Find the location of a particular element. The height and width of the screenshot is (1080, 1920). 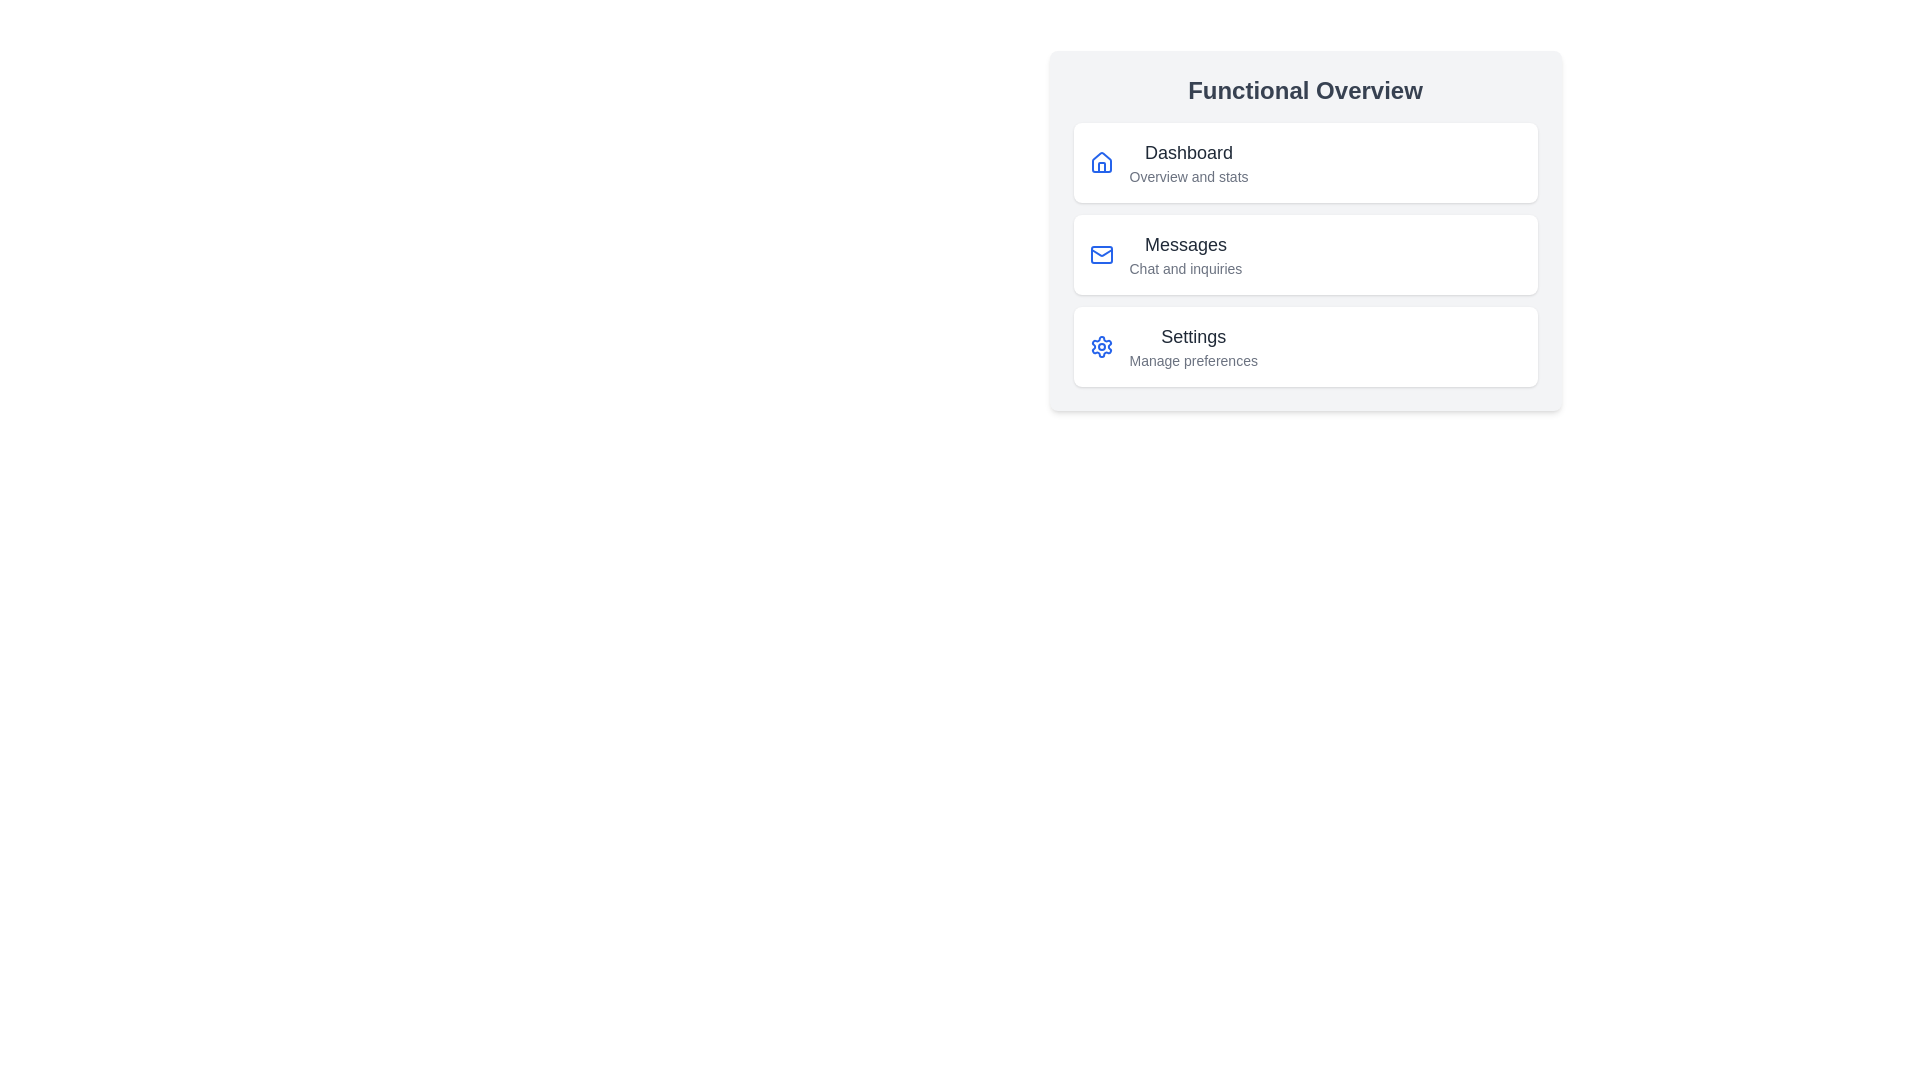

the doorway icon of the house graphic located at the top left corner of the 'Dashboard' menu item is located at coordinates (1100, 166).